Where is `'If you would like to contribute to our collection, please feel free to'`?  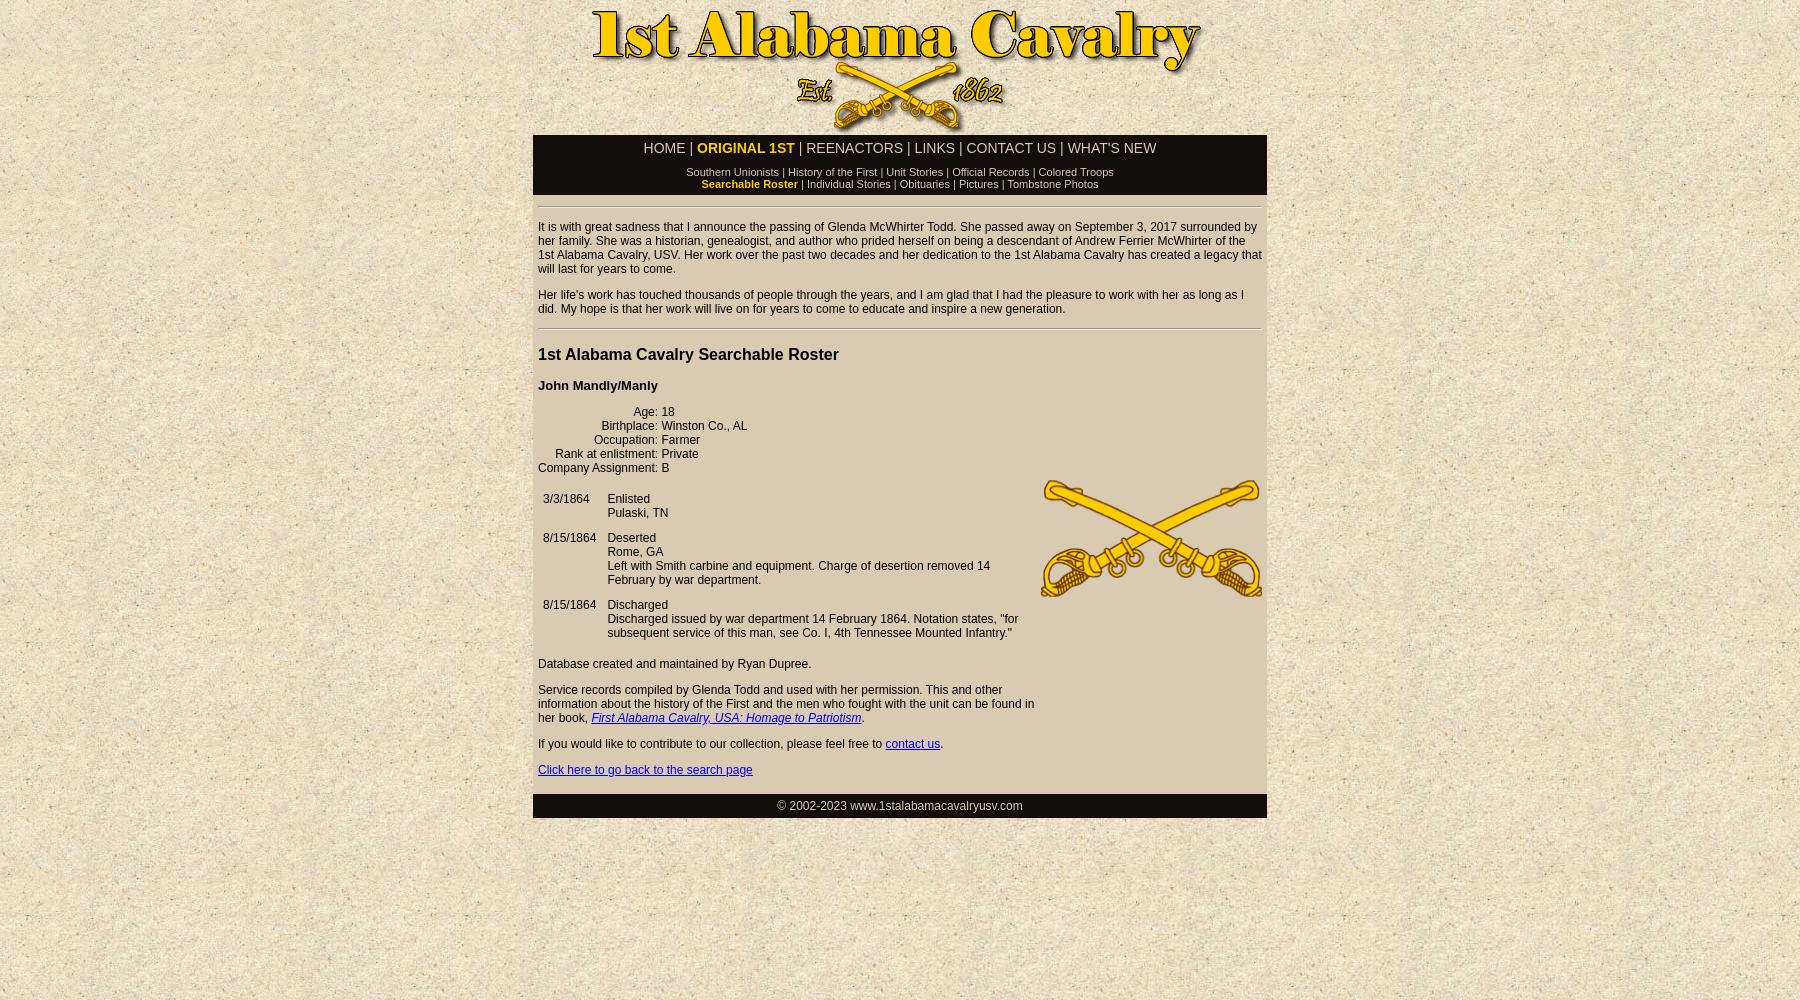 'If you would like to contribute to our collection, please feel free to' is located at coordinates (537, 743).